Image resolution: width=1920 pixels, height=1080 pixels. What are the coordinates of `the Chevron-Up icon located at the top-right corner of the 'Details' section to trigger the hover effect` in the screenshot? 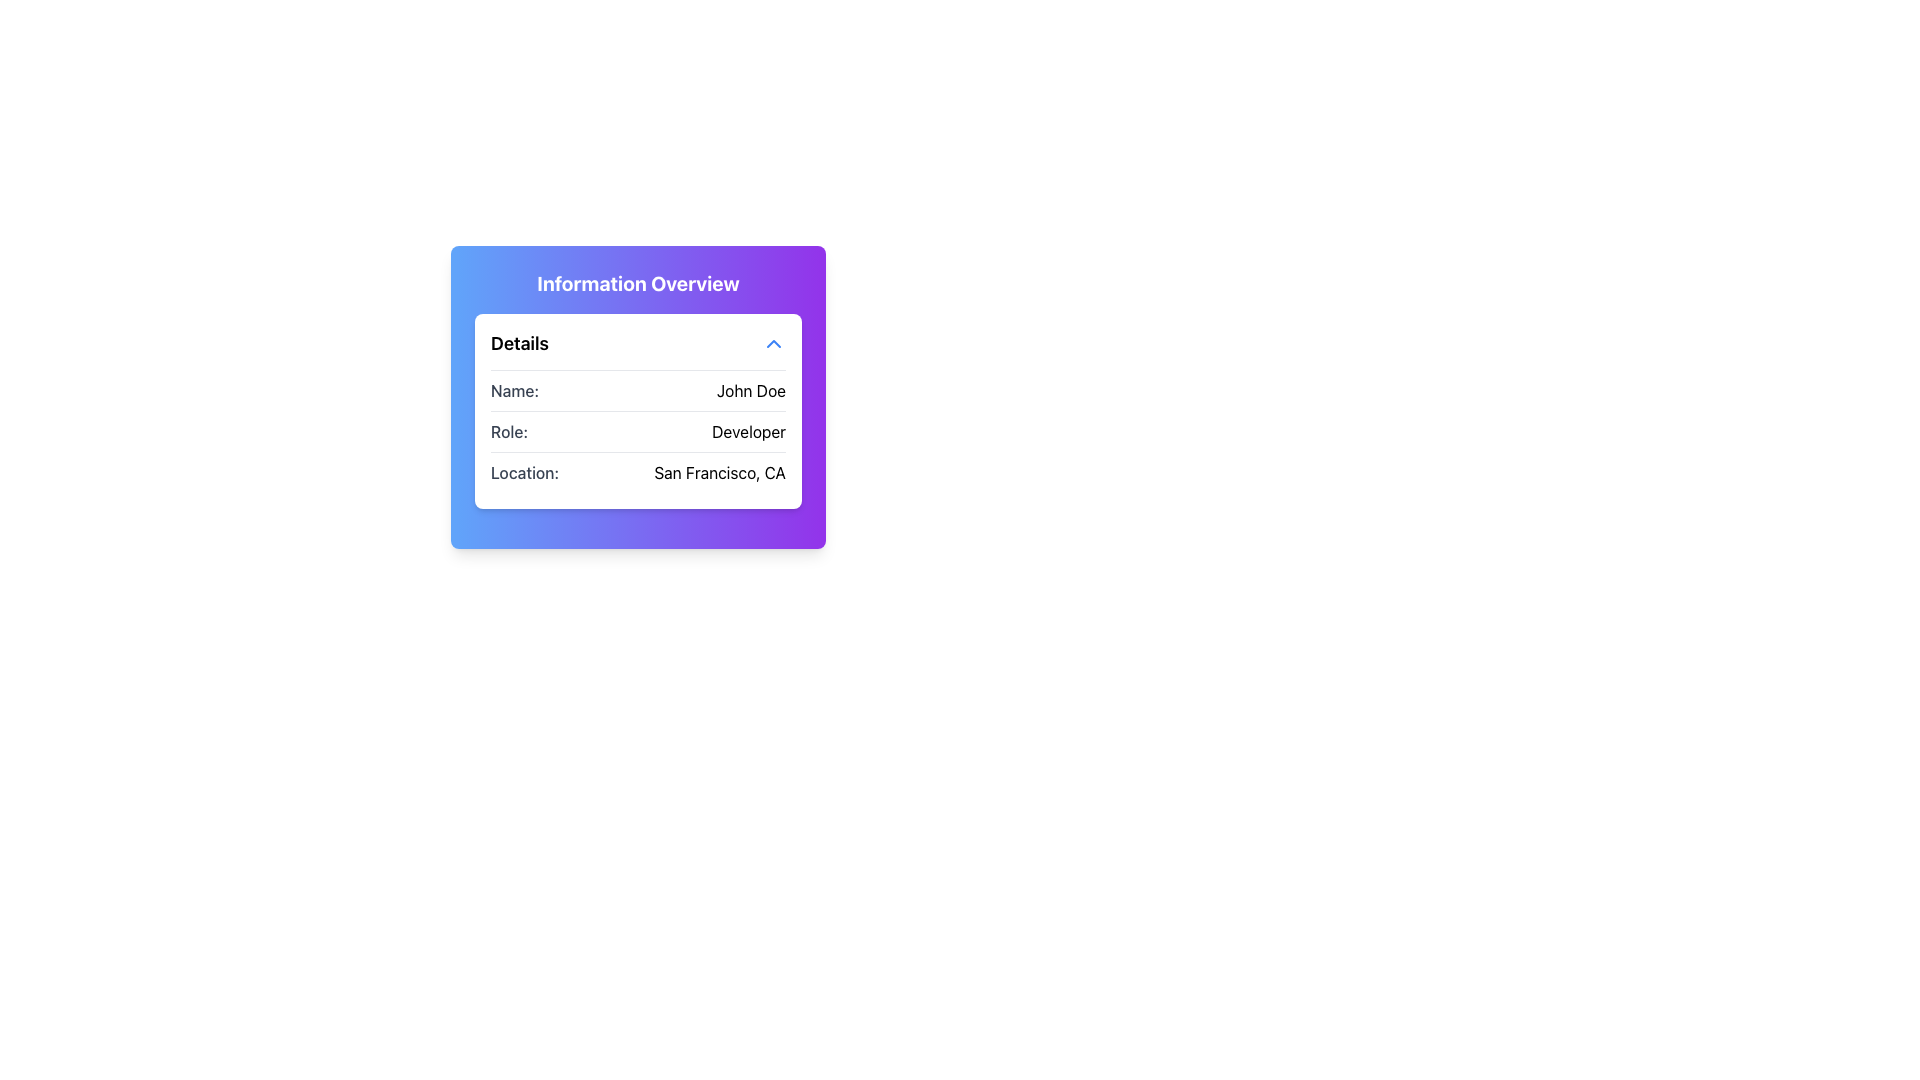 It's located at (772, 342).